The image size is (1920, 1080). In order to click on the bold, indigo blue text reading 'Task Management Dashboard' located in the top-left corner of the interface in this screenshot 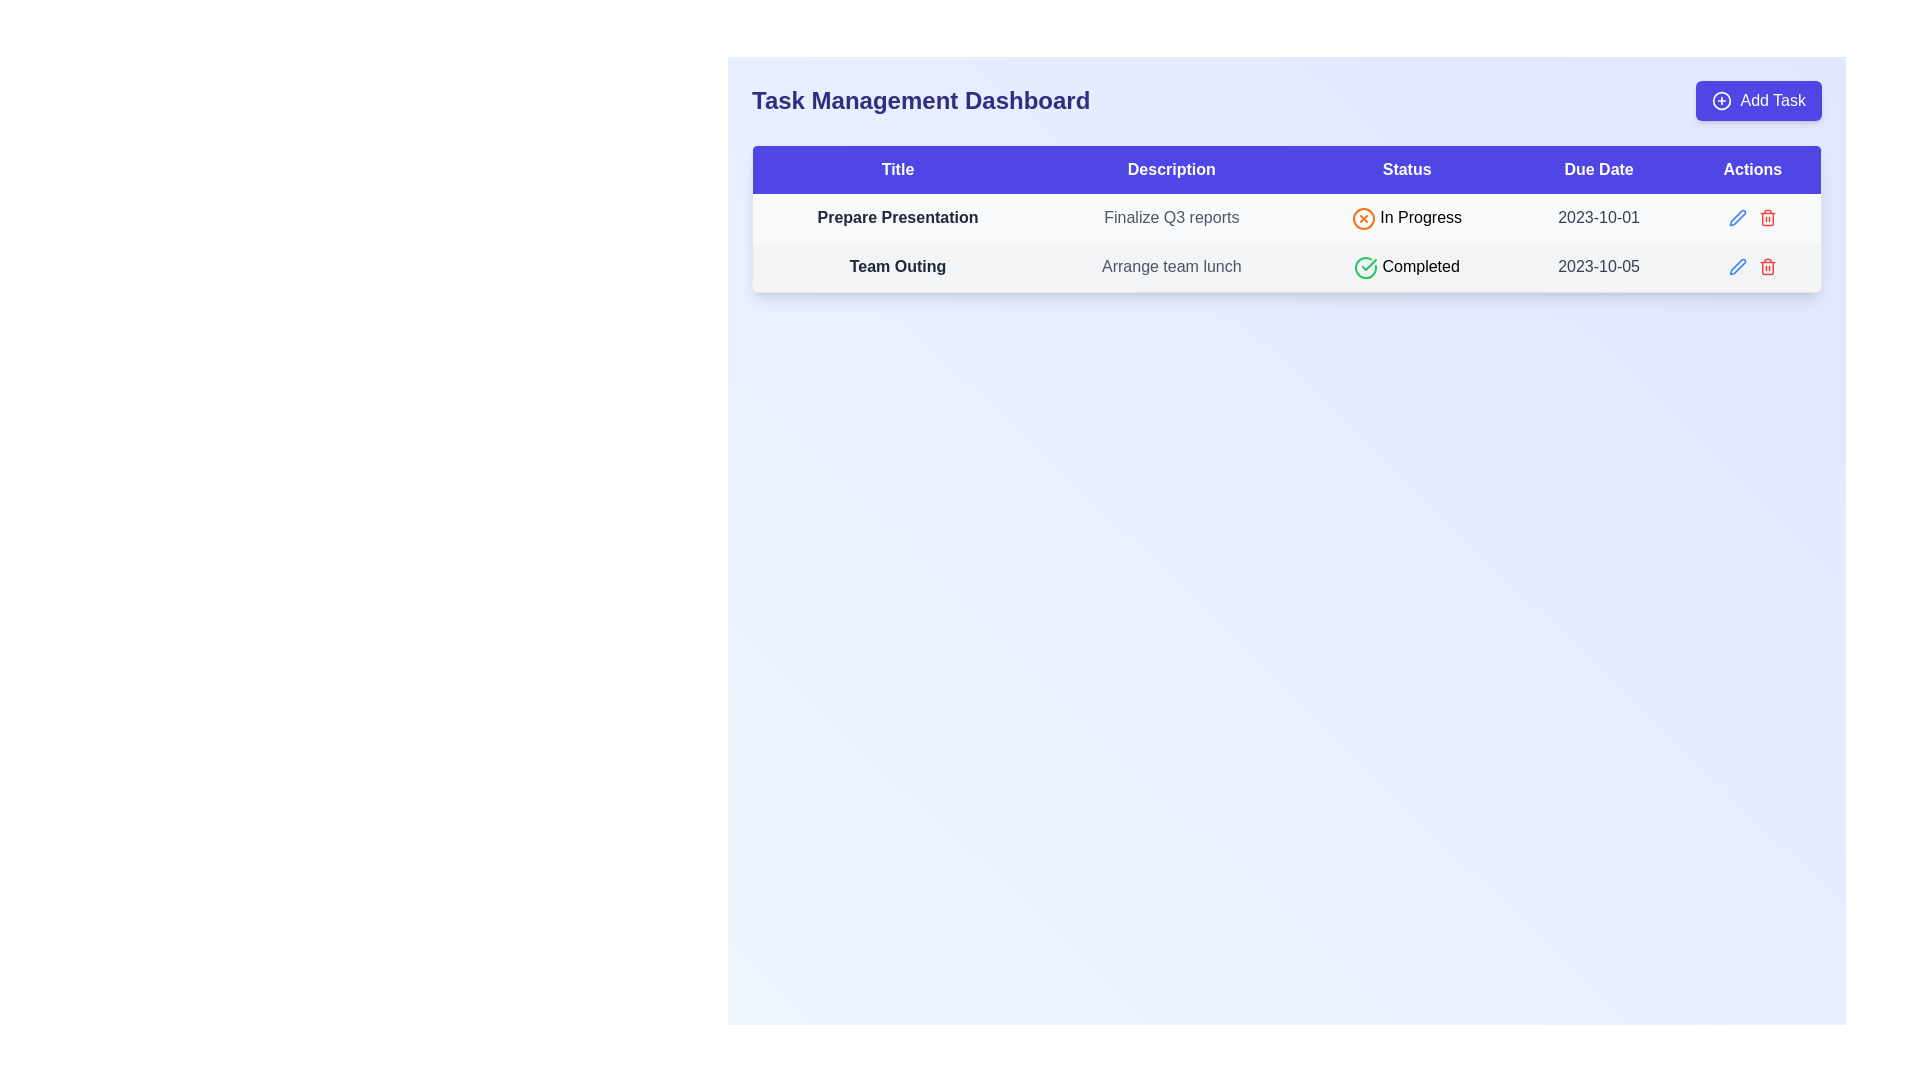, I will do `click(920, 100)`.